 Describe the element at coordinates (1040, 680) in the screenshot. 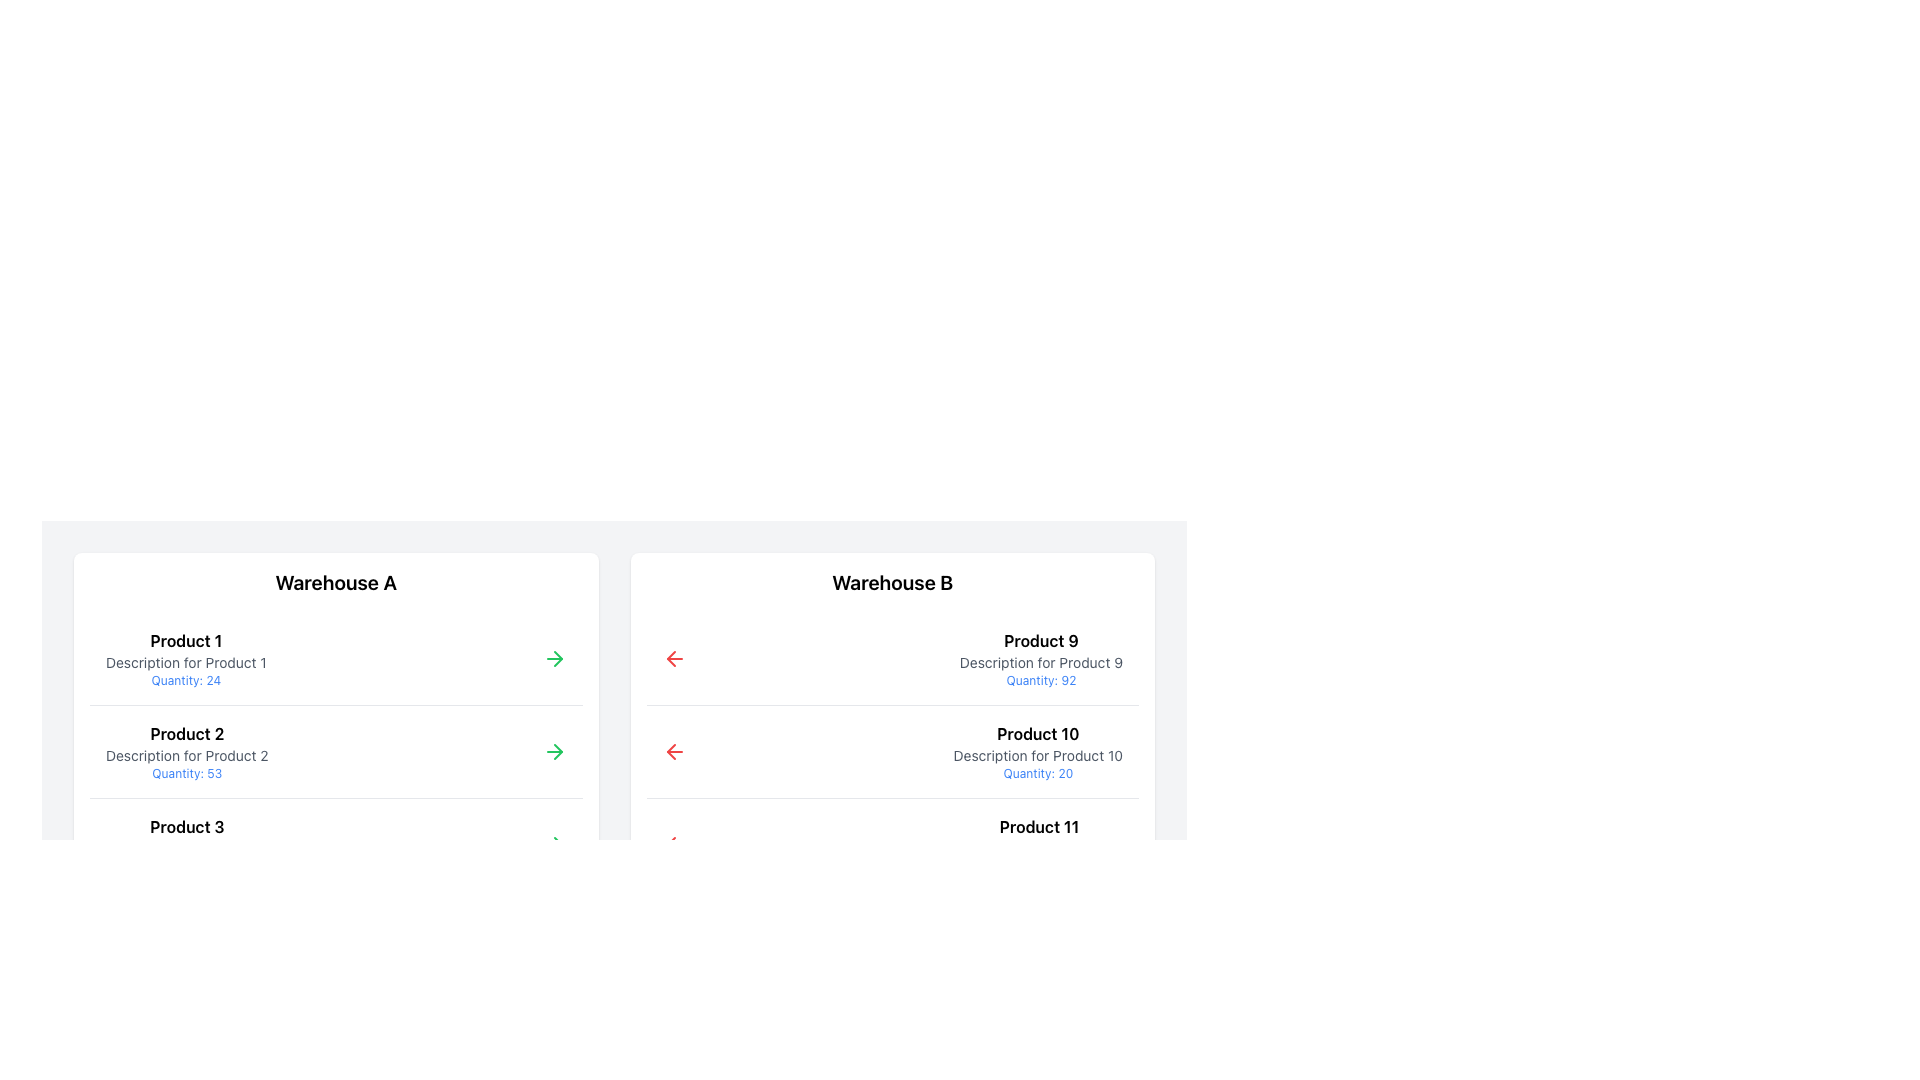

I see `the text label indicating the quantity of product '92' located in the third row of the 'Warehouse B' section, directly below the description for 'Product 9'` at that location.